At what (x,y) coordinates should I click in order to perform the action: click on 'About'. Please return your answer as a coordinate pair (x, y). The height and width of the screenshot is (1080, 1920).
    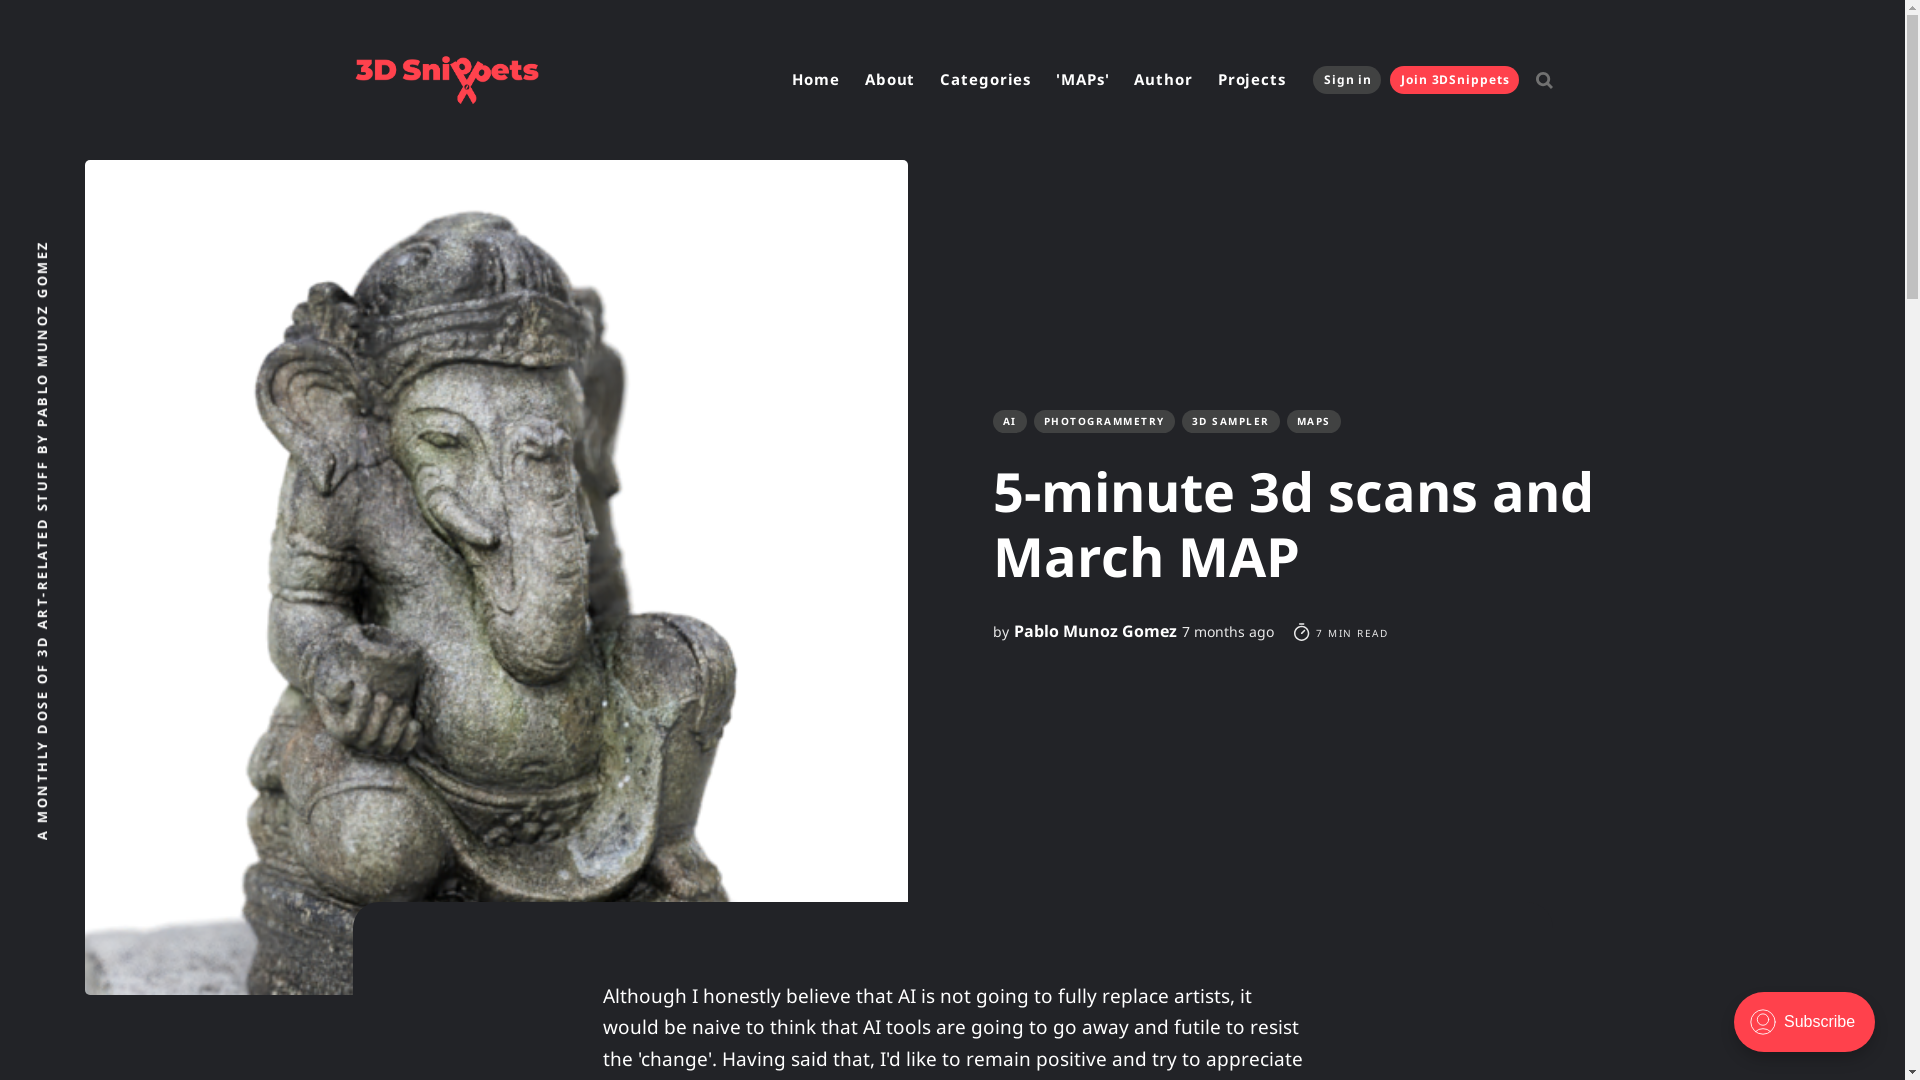
    Looking at the image, I should click on (889, 79).